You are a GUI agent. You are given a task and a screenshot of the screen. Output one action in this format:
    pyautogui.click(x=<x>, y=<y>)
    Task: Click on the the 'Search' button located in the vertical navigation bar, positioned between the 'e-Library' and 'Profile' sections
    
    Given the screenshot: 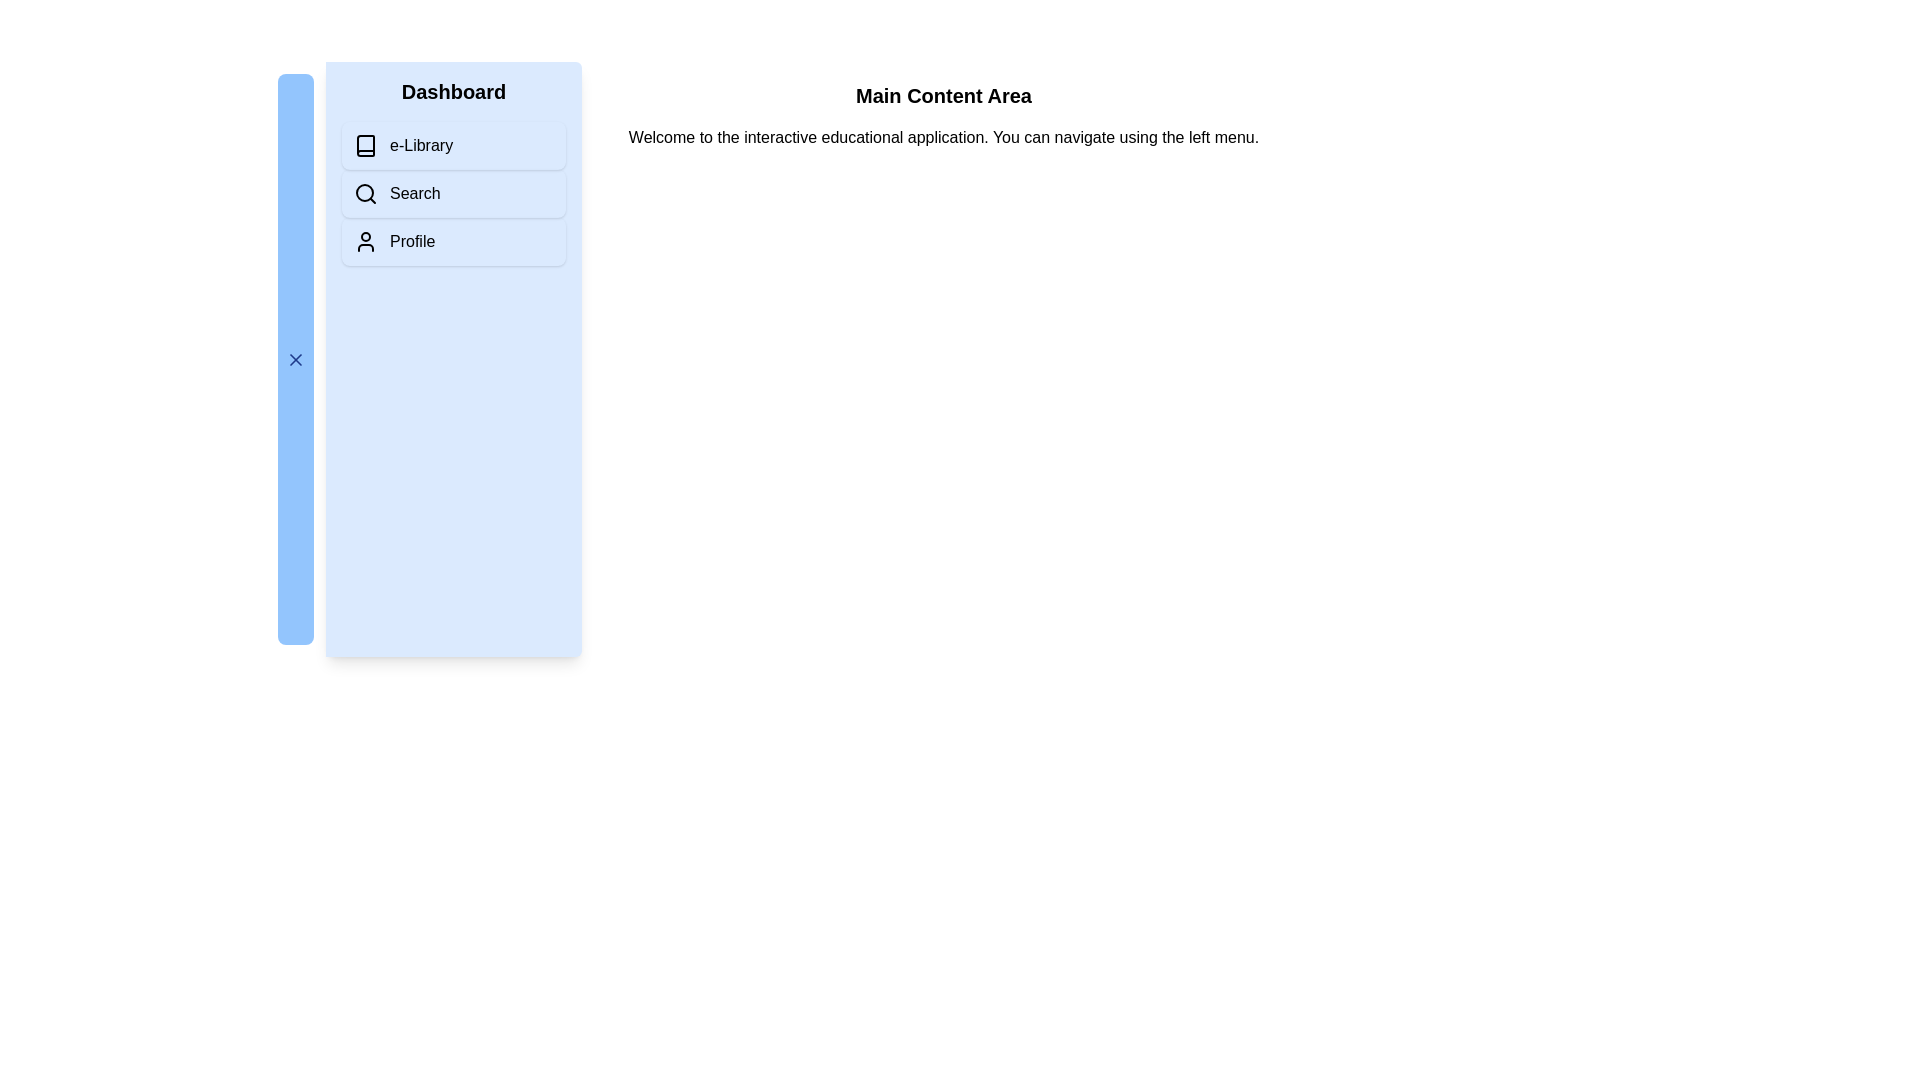 What is the action you would take?
    pyautogui.click(x=453, y=193)
    